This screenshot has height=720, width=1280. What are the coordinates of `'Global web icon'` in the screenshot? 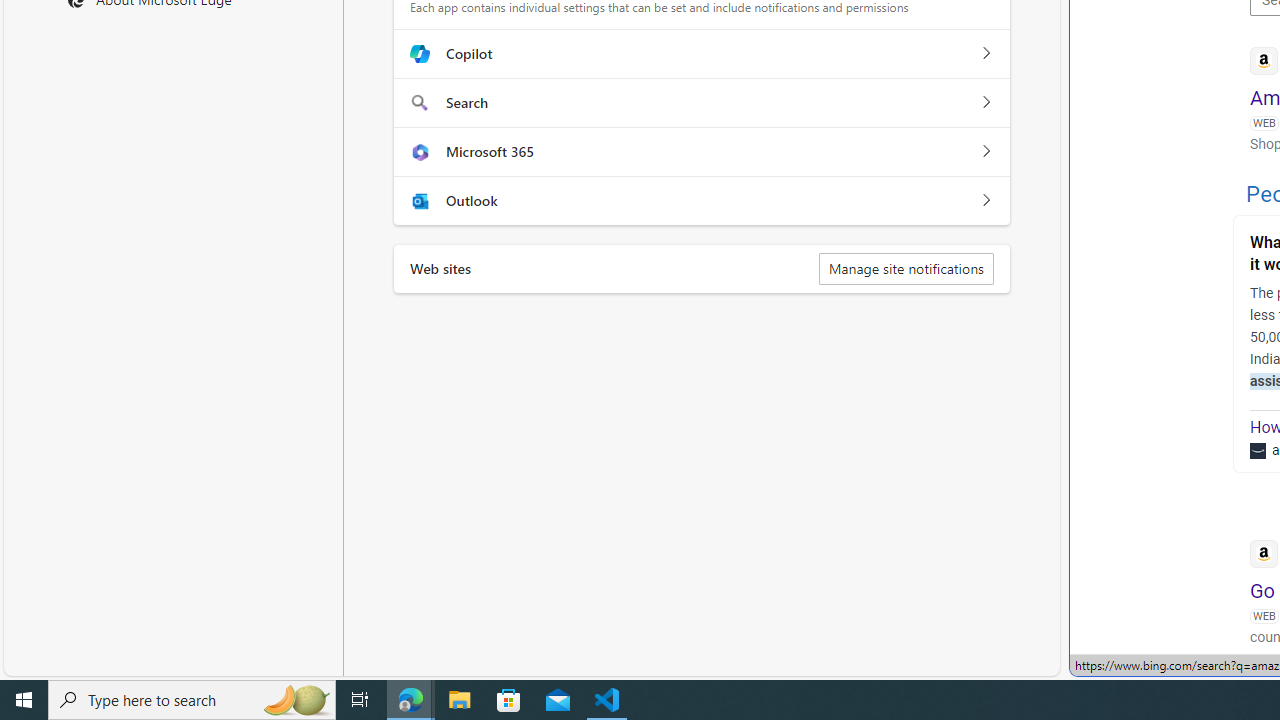 It's located at (1263, 554).